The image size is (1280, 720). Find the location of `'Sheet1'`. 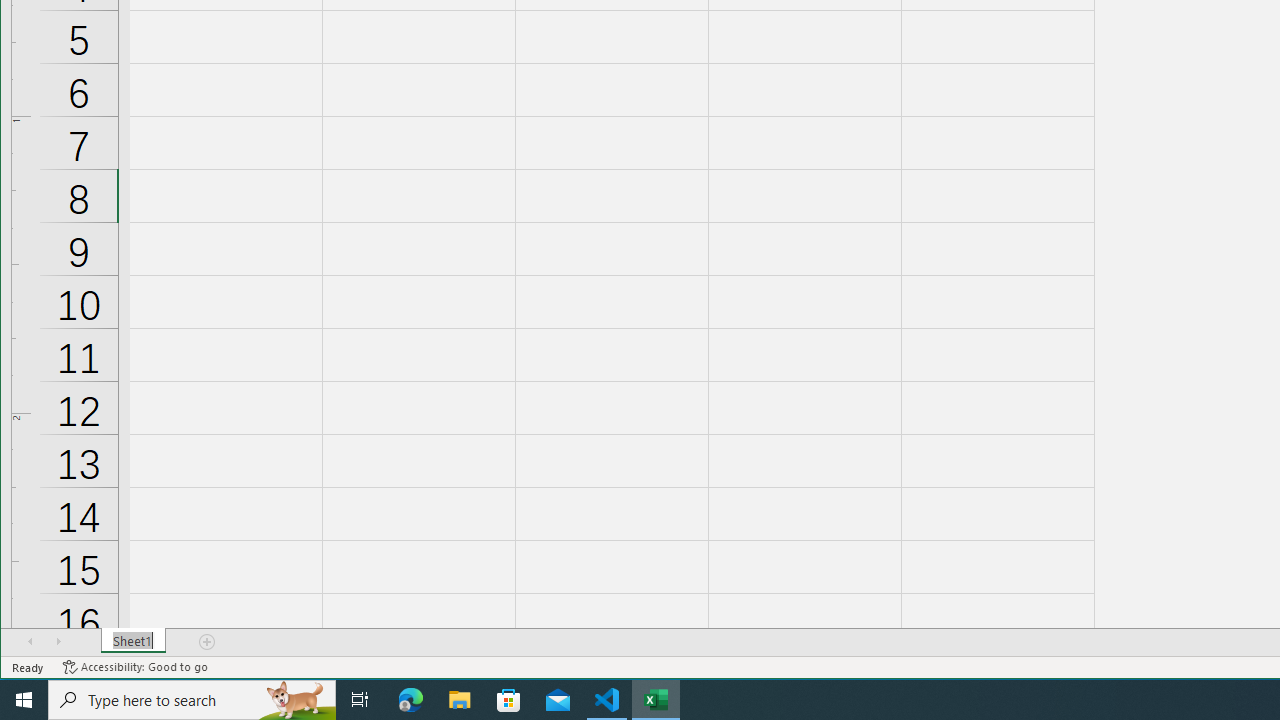

'Sheet1' is located at coordinates (132, 641).